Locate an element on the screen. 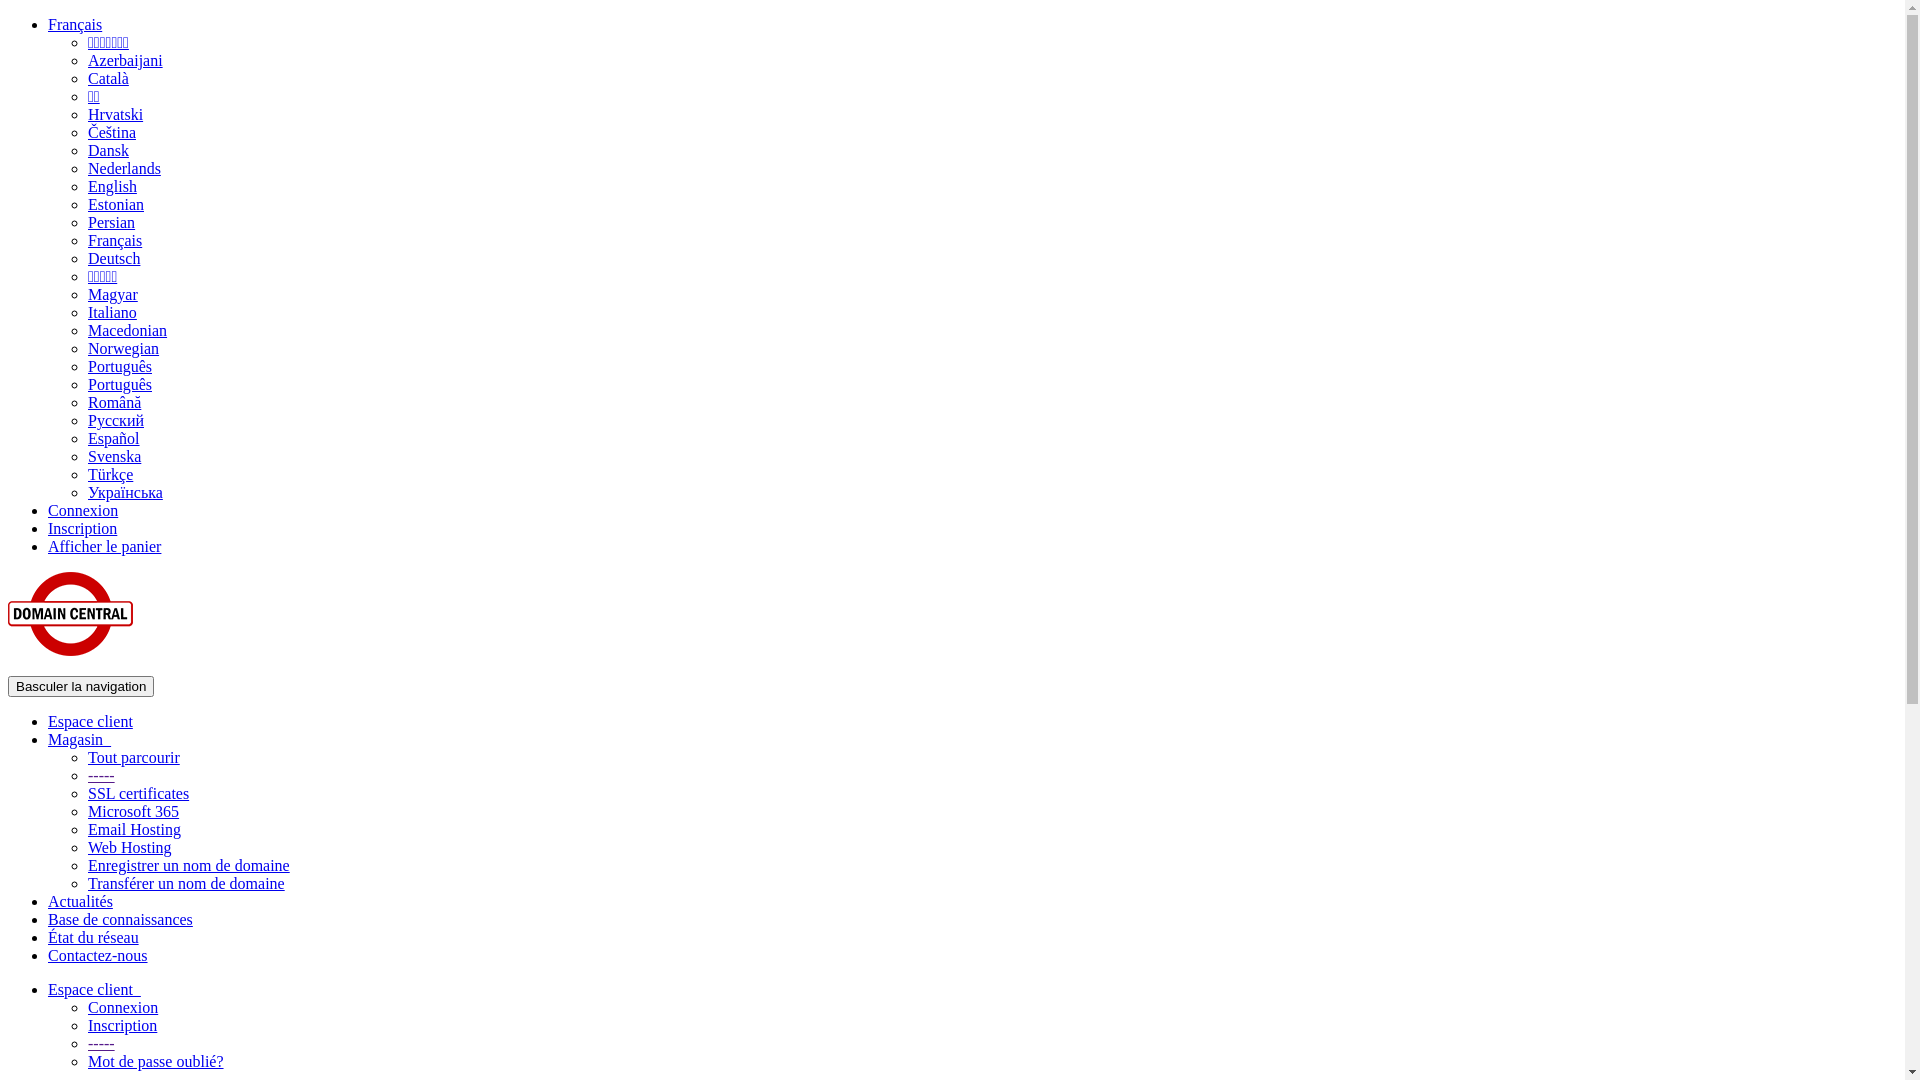 Image resolution: width=1920 pixels, height=1080 pixels. '-----' is located at coordinates (100, 774).